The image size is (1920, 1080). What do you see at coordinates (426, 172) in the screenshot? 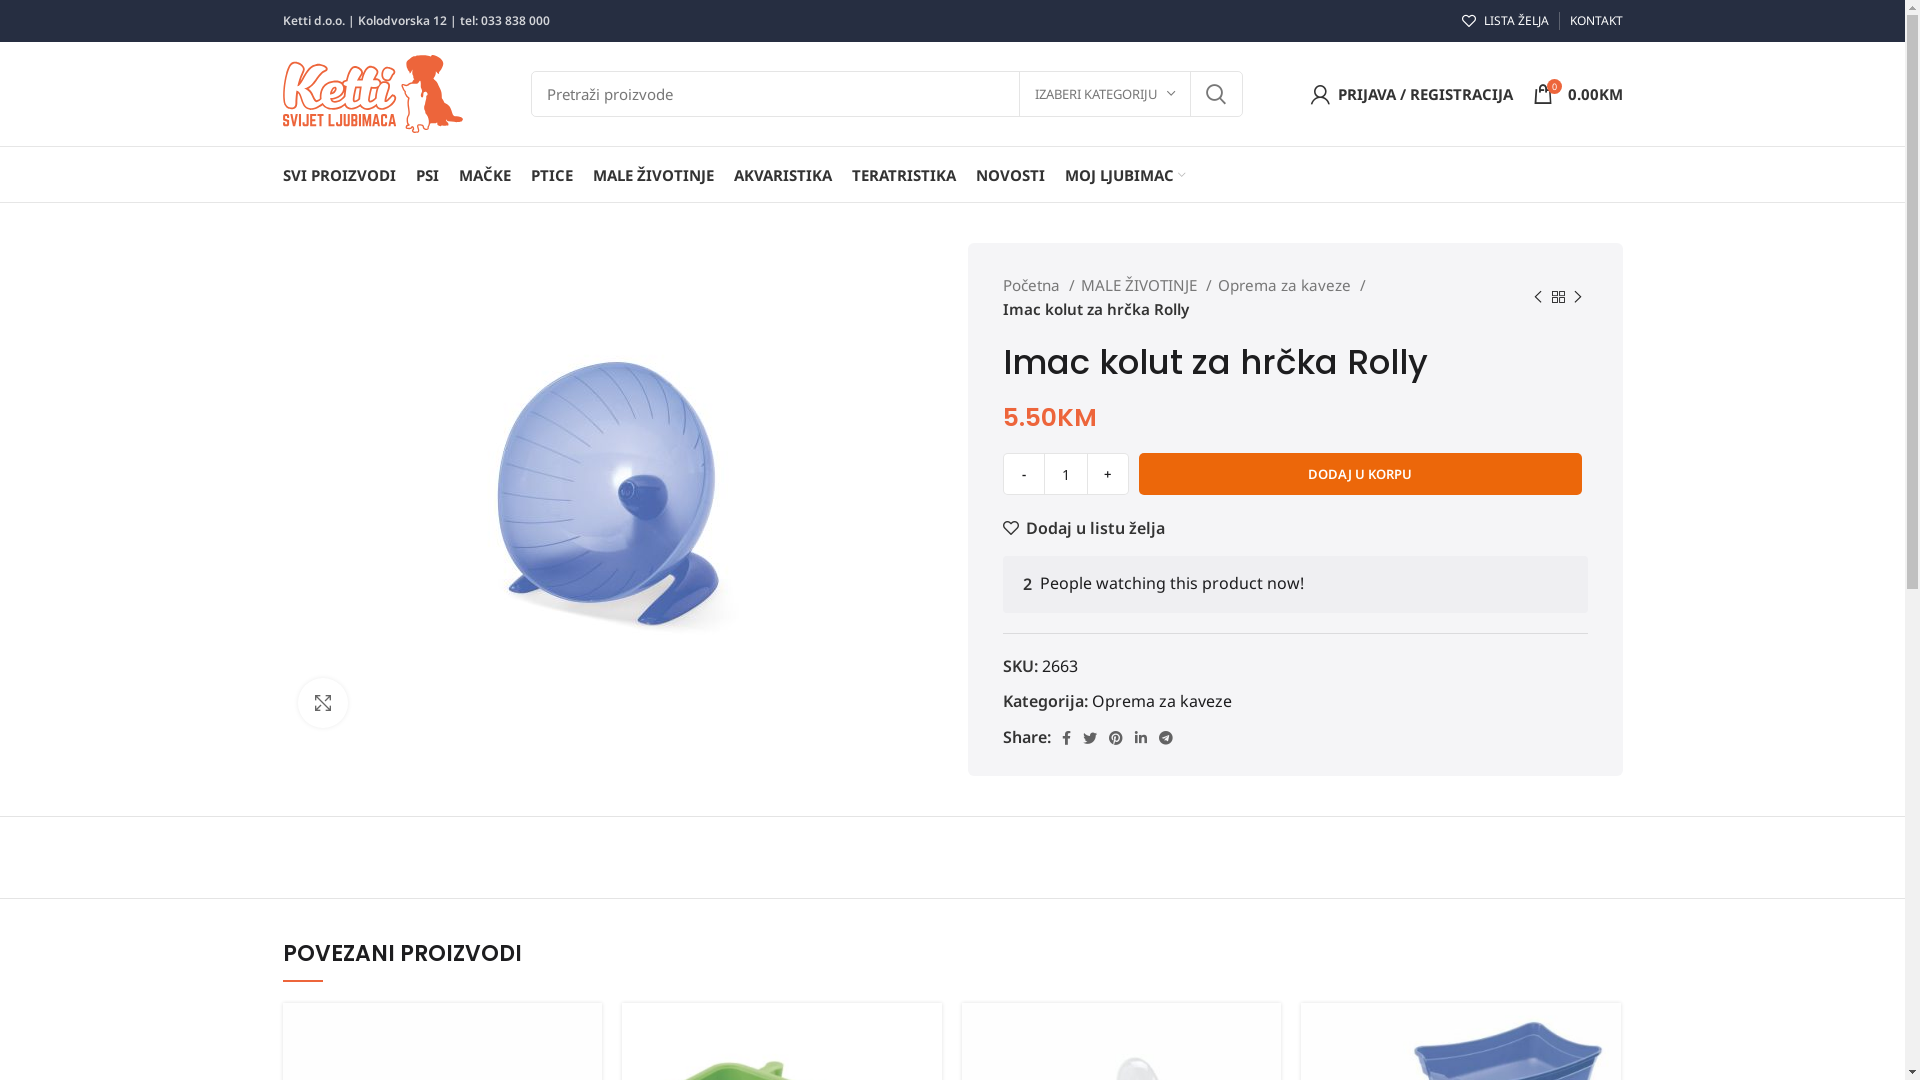
I see `'PSI'` at bounding box center [426, 172].